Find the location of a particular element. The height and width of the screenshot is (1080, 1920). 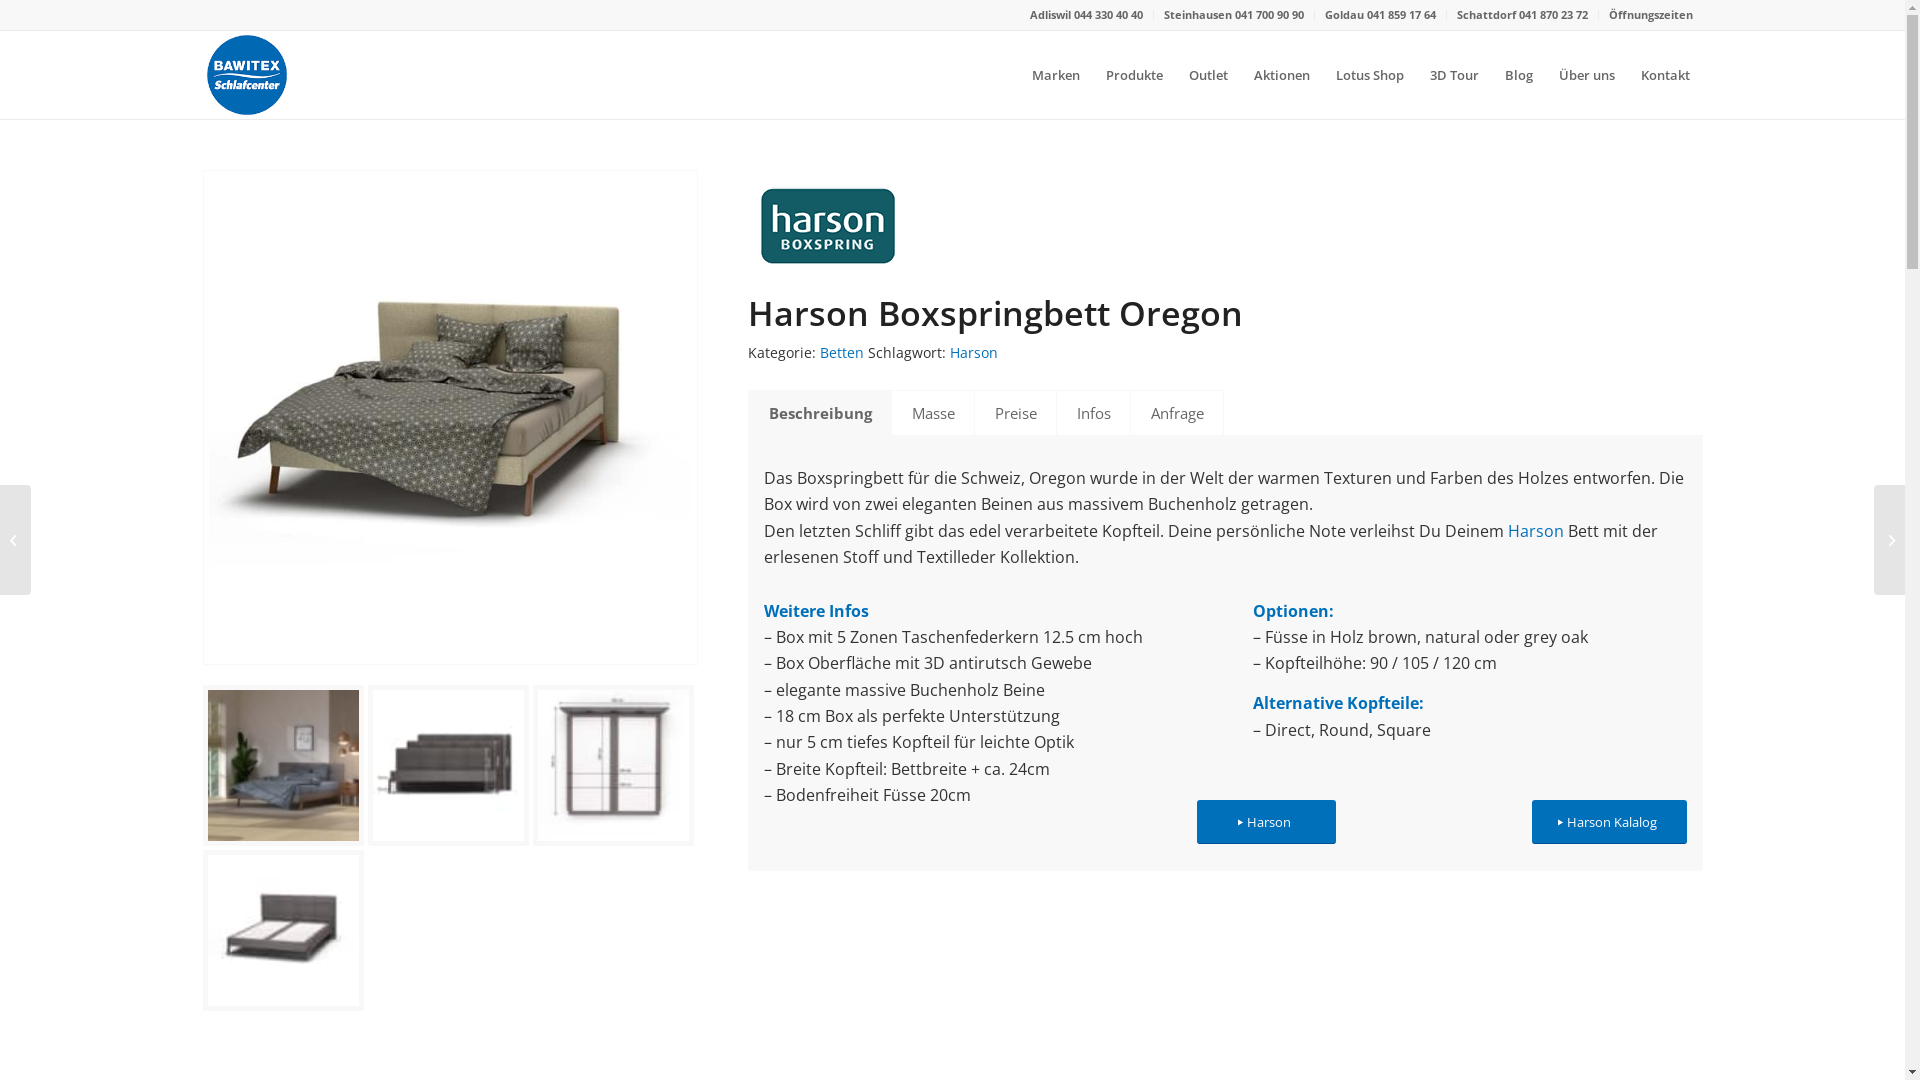

'041 870 23 72' is located at coordinates (1551, 14).